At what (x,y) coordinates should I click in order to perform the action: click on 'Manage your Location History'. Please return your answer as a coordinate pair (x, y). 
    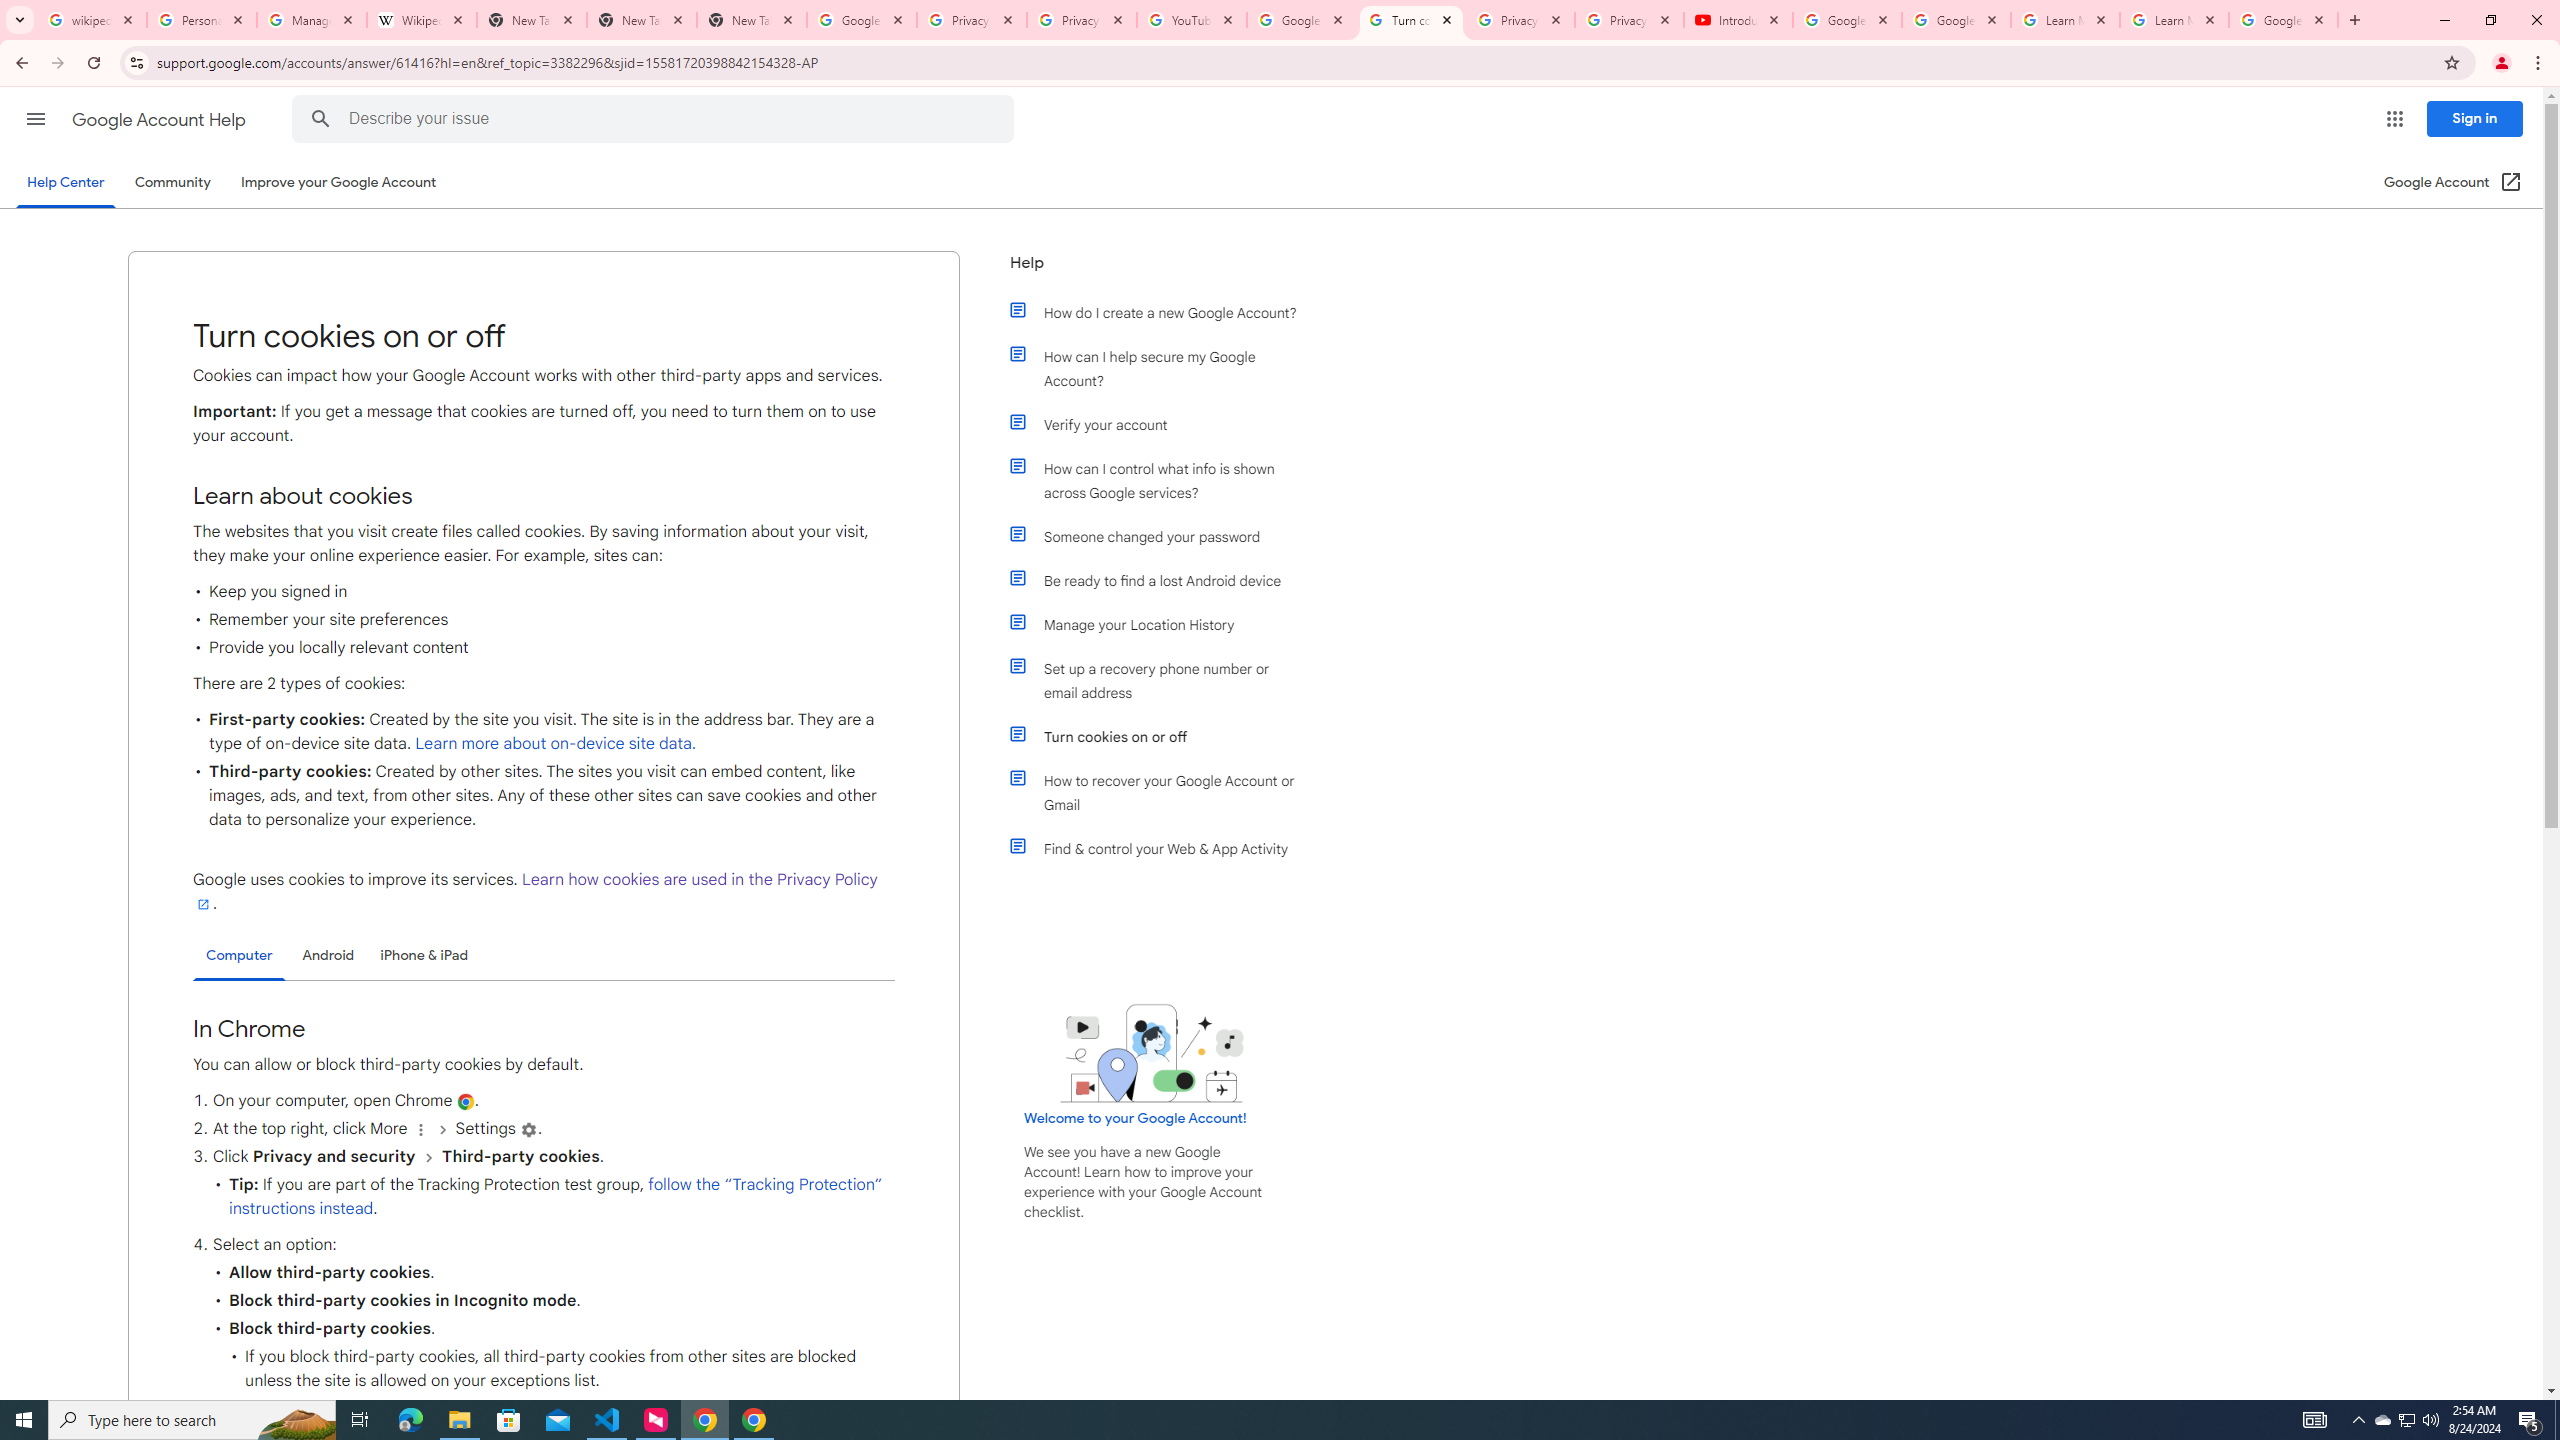
    Looking at the image, I should click on (1162, 624).